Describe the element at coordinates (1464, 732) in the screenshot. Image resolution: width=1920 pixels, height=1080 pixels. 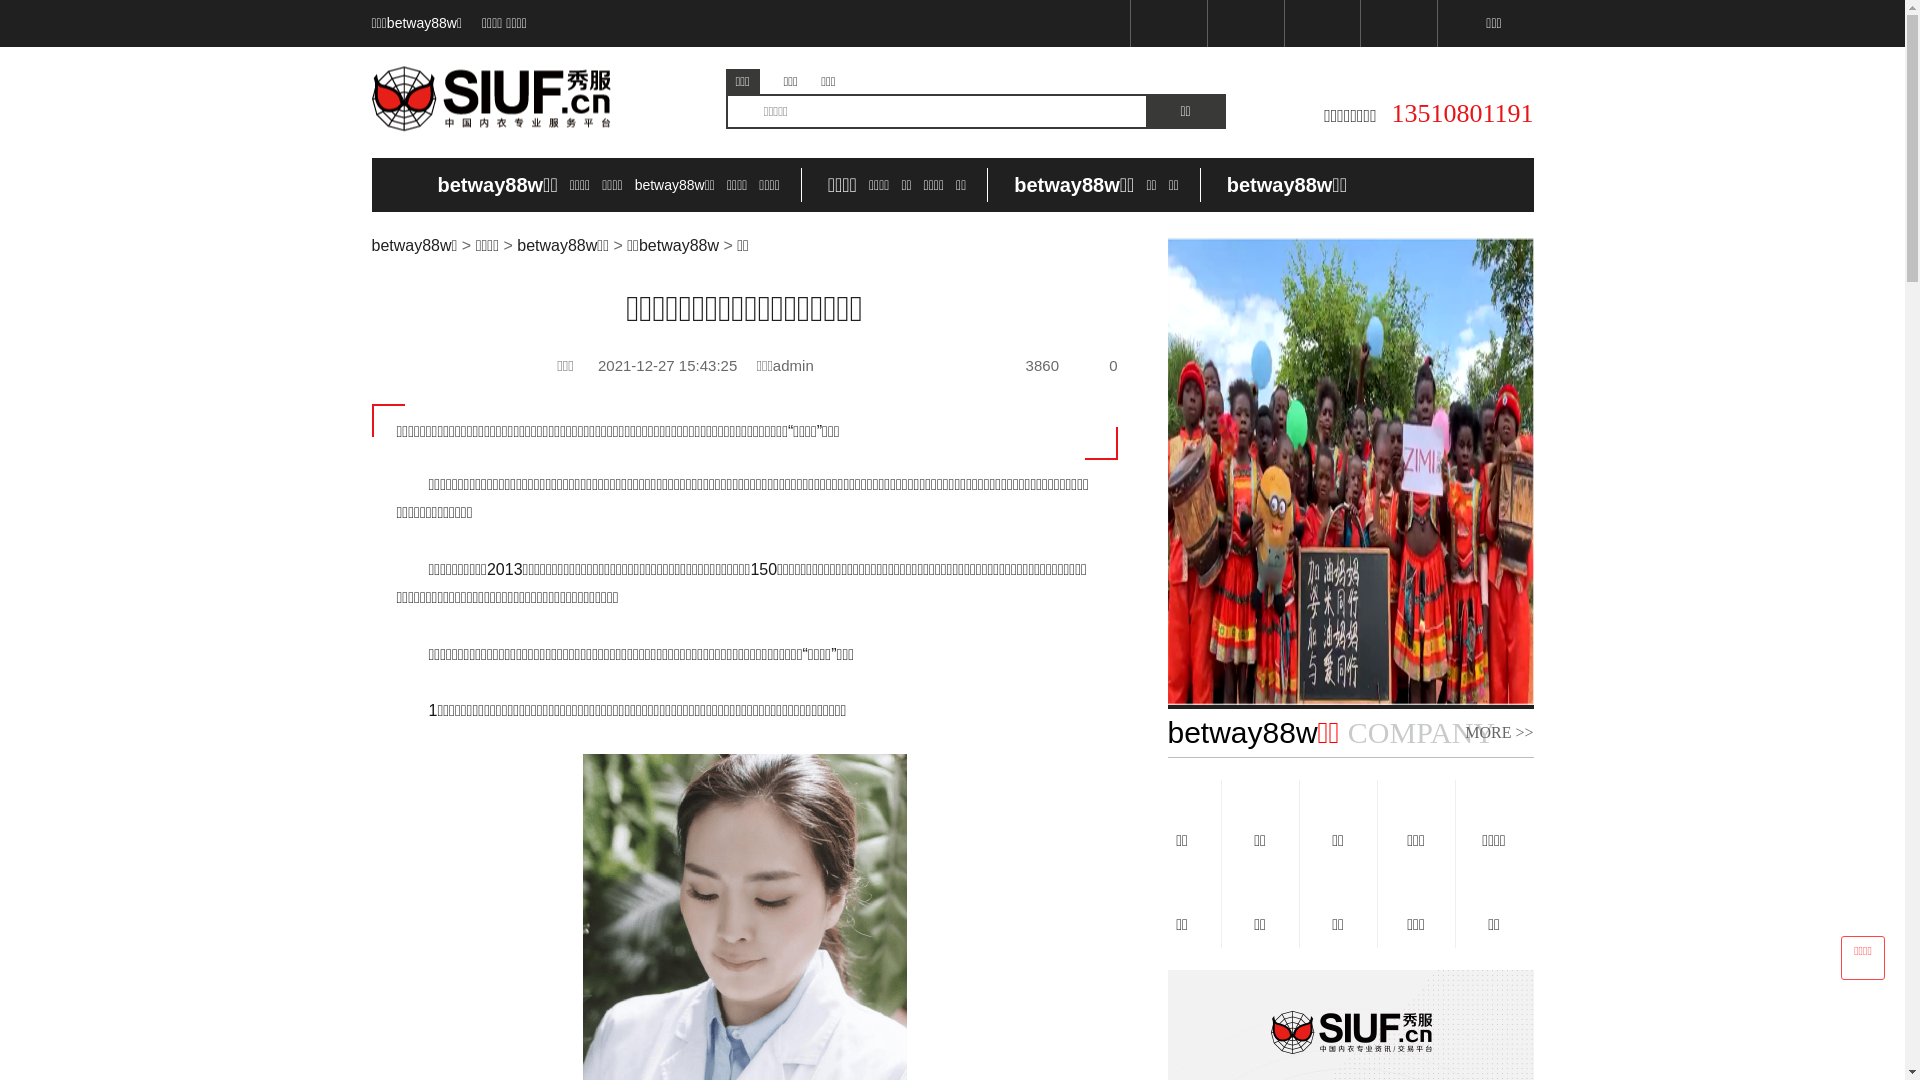
I see `'MORE >>'` at that location.